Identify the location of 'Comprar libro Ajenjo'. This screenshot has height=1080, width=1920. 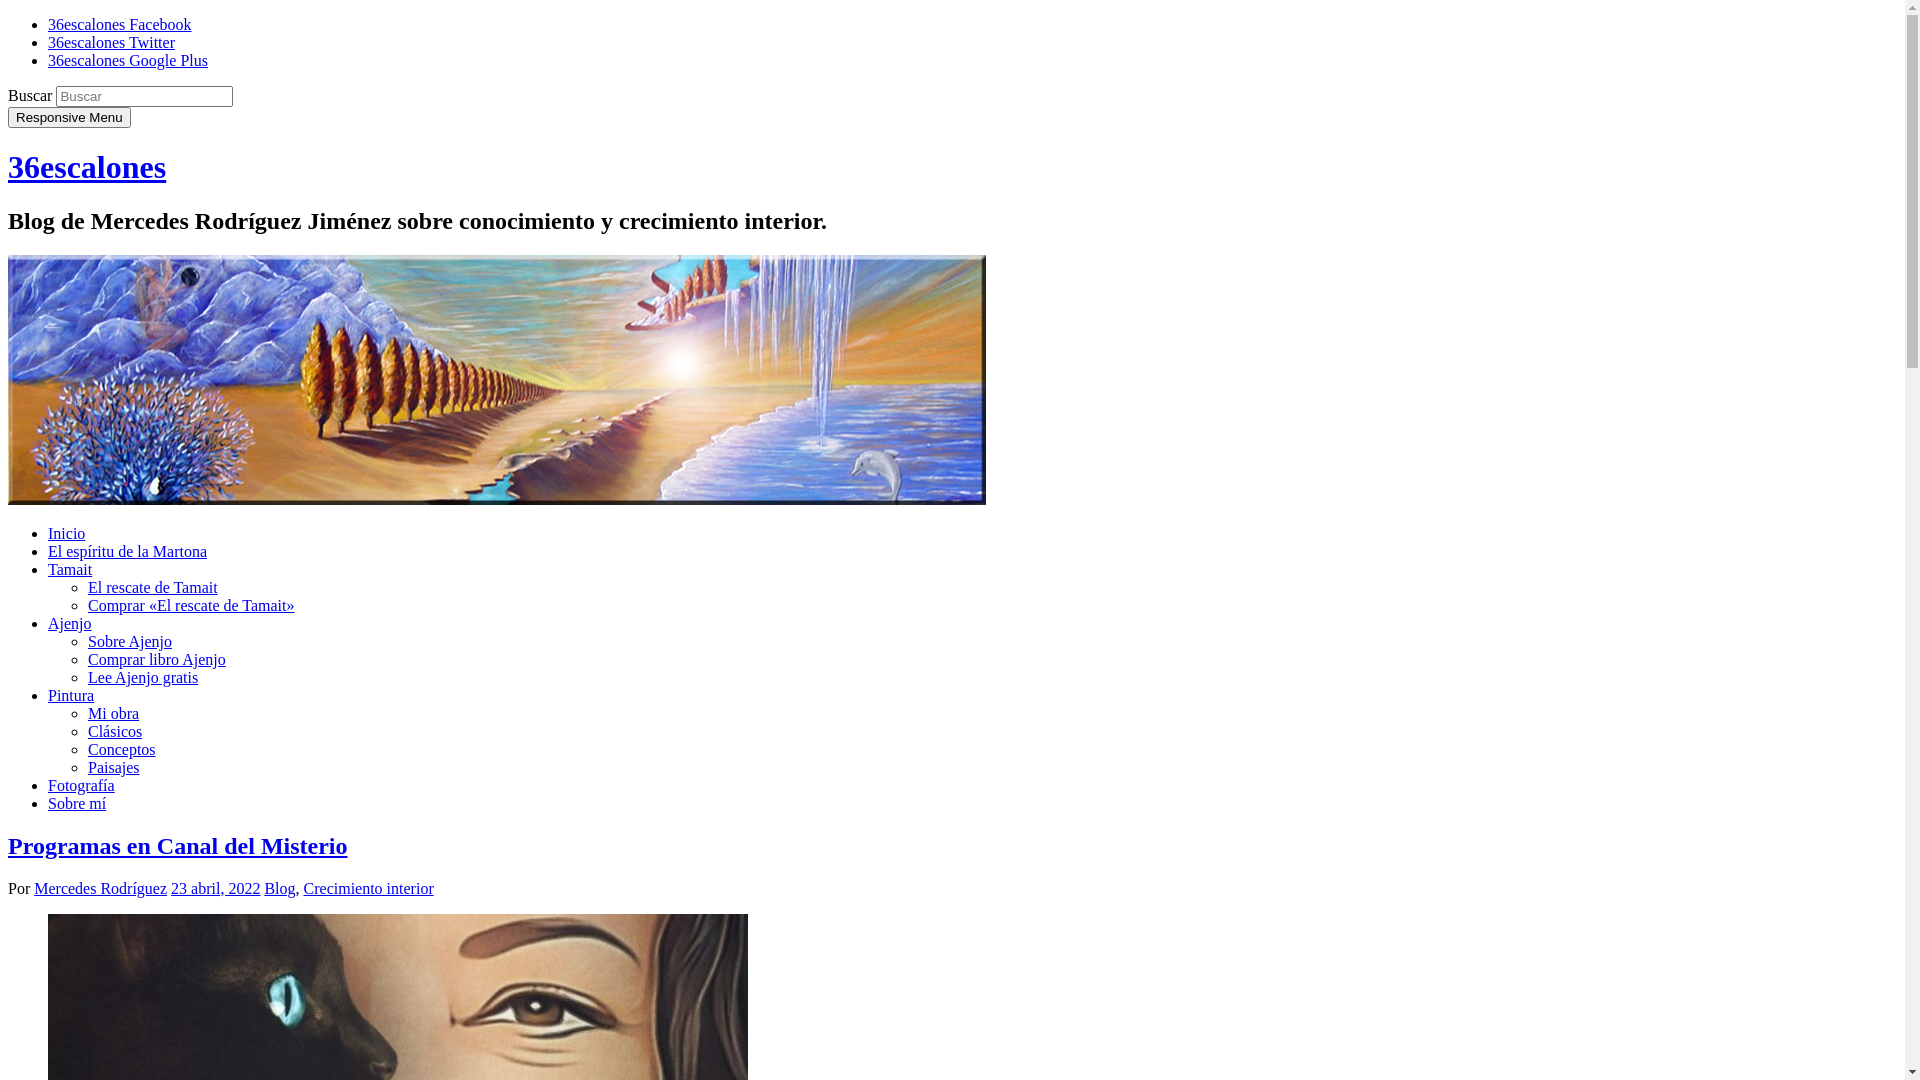
(156, 659).